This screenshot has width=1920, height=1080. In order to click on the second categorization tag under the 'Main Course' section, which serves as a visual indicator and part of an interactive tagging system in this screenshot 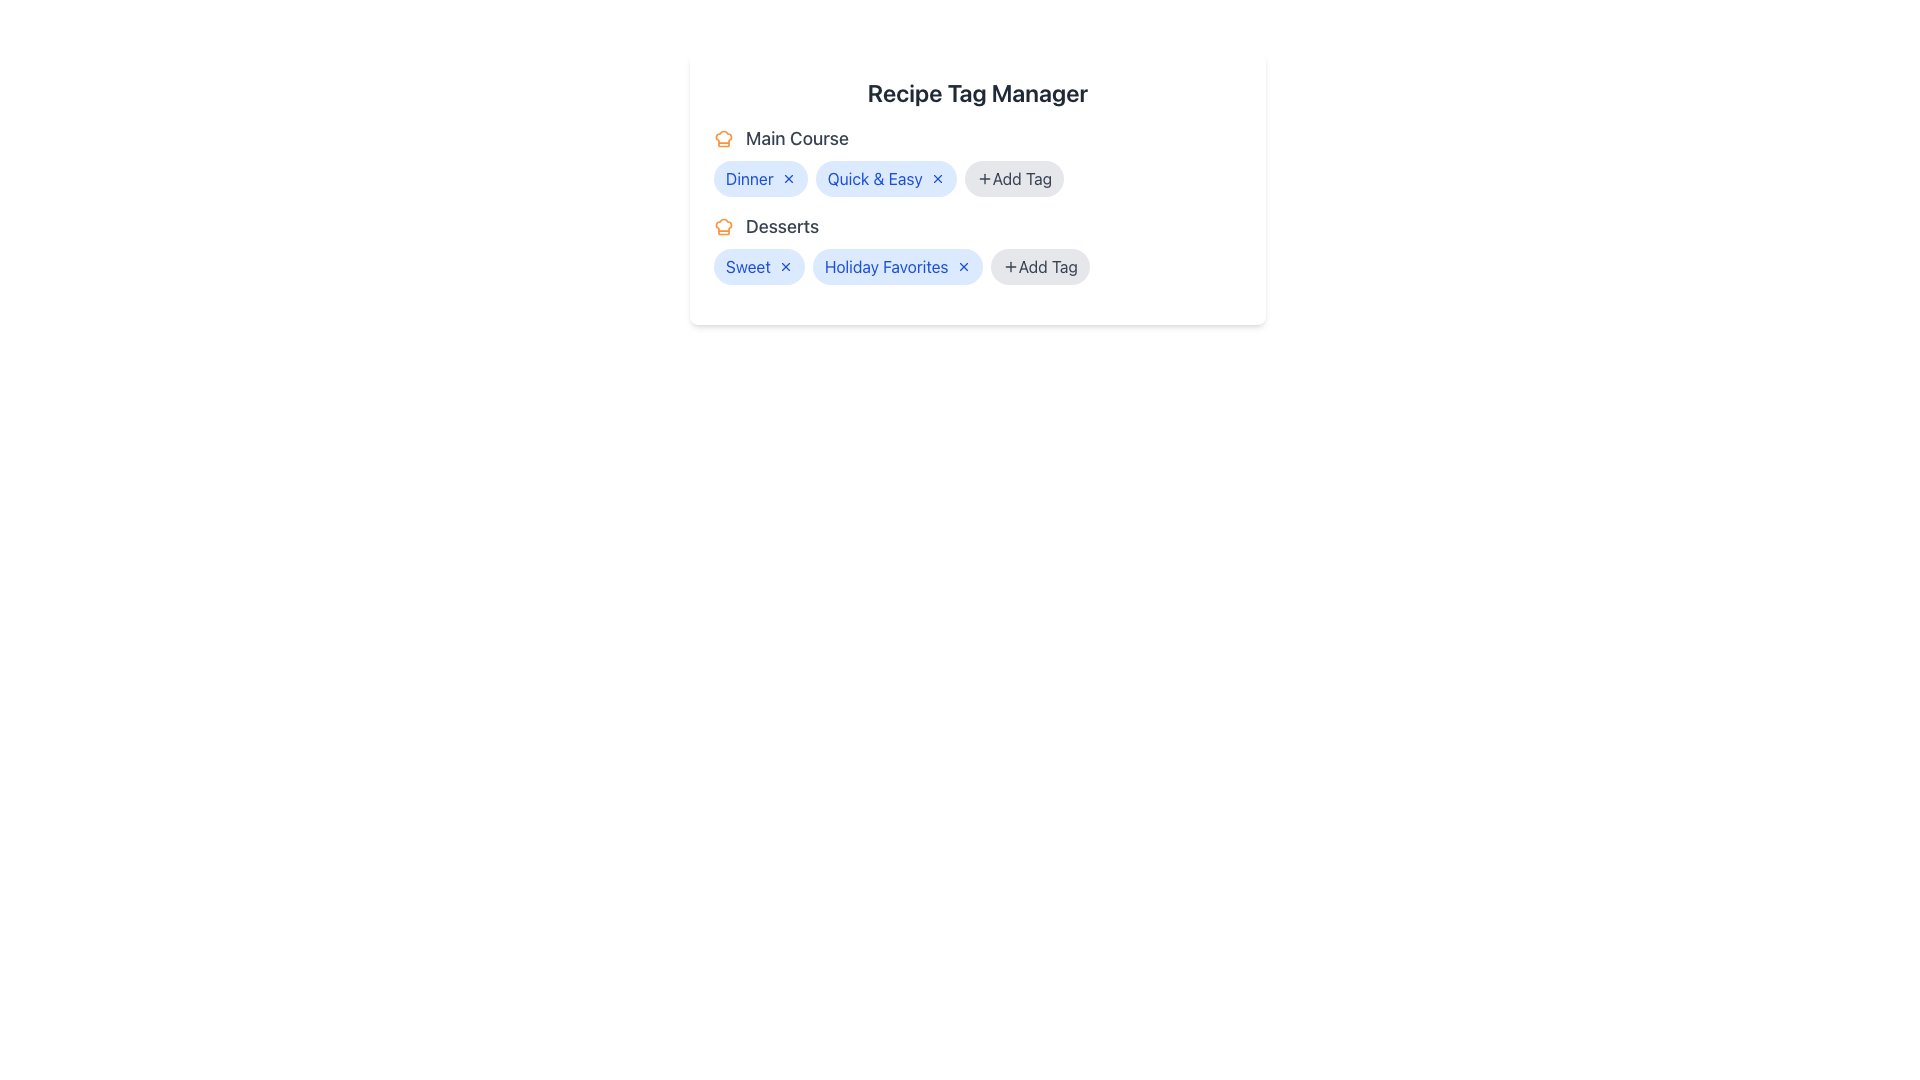, I will do `click(875, 177)`.